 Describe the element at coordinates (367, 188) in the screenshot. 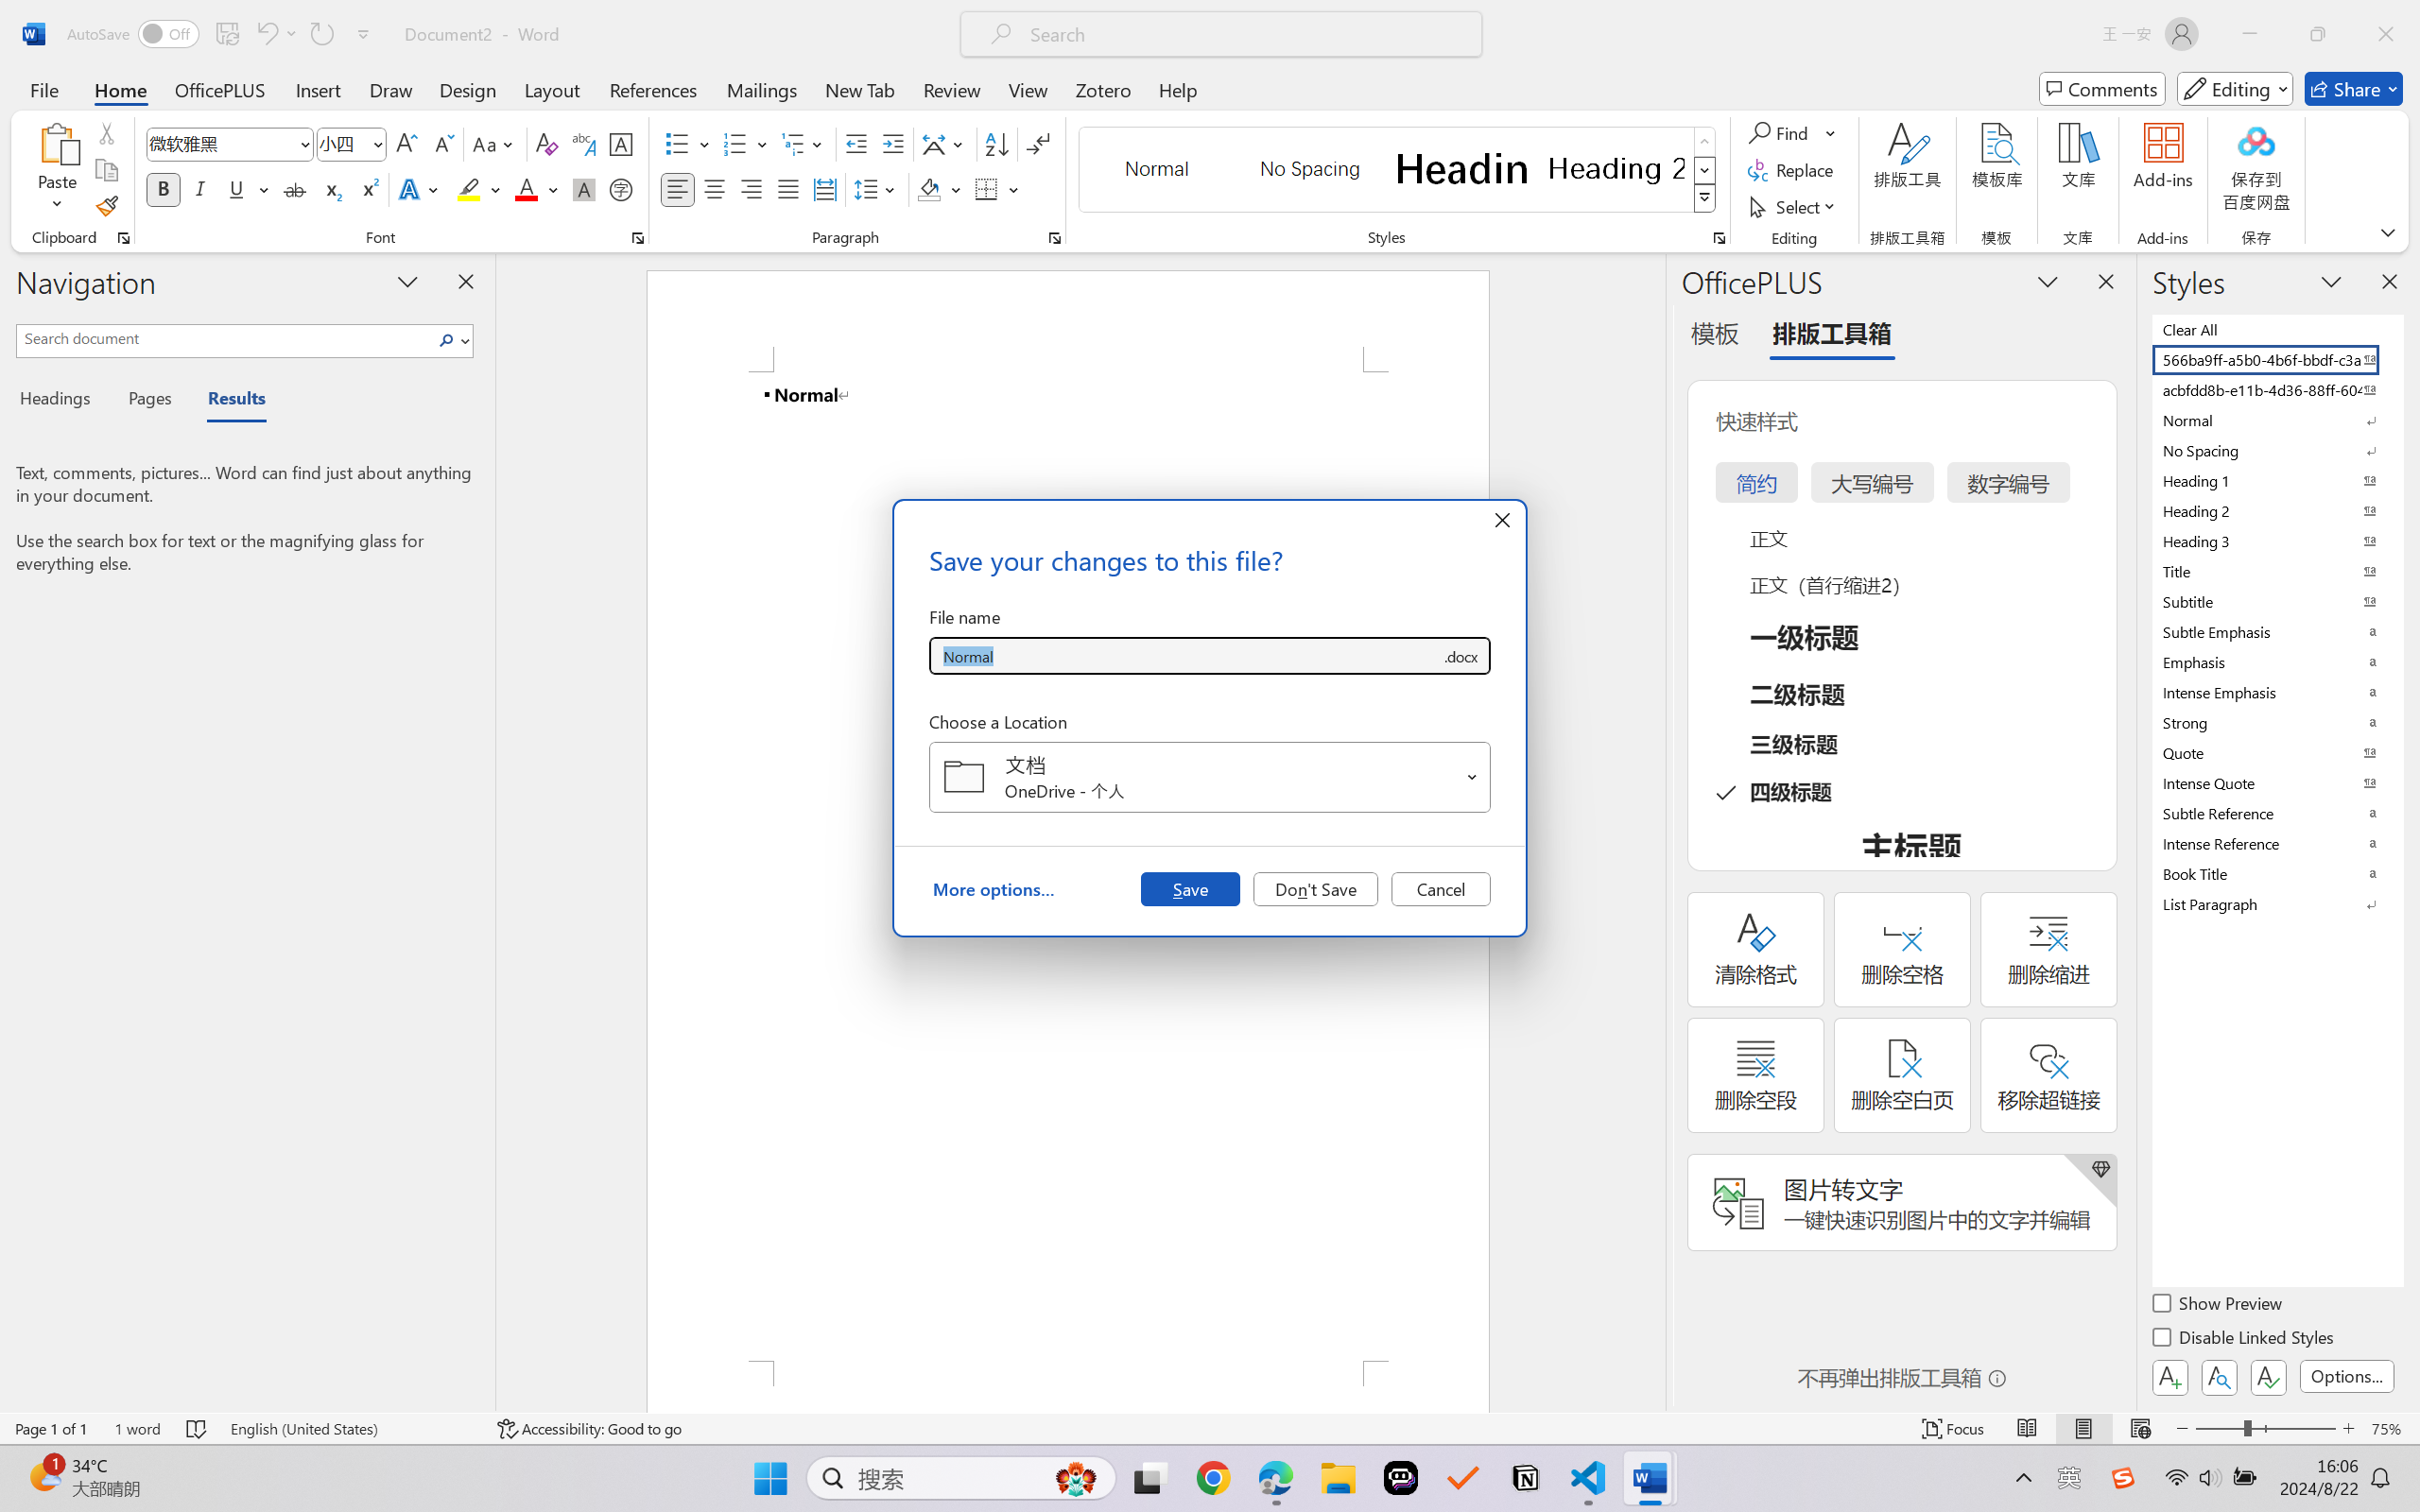

I see `'Superscript'` at that location.